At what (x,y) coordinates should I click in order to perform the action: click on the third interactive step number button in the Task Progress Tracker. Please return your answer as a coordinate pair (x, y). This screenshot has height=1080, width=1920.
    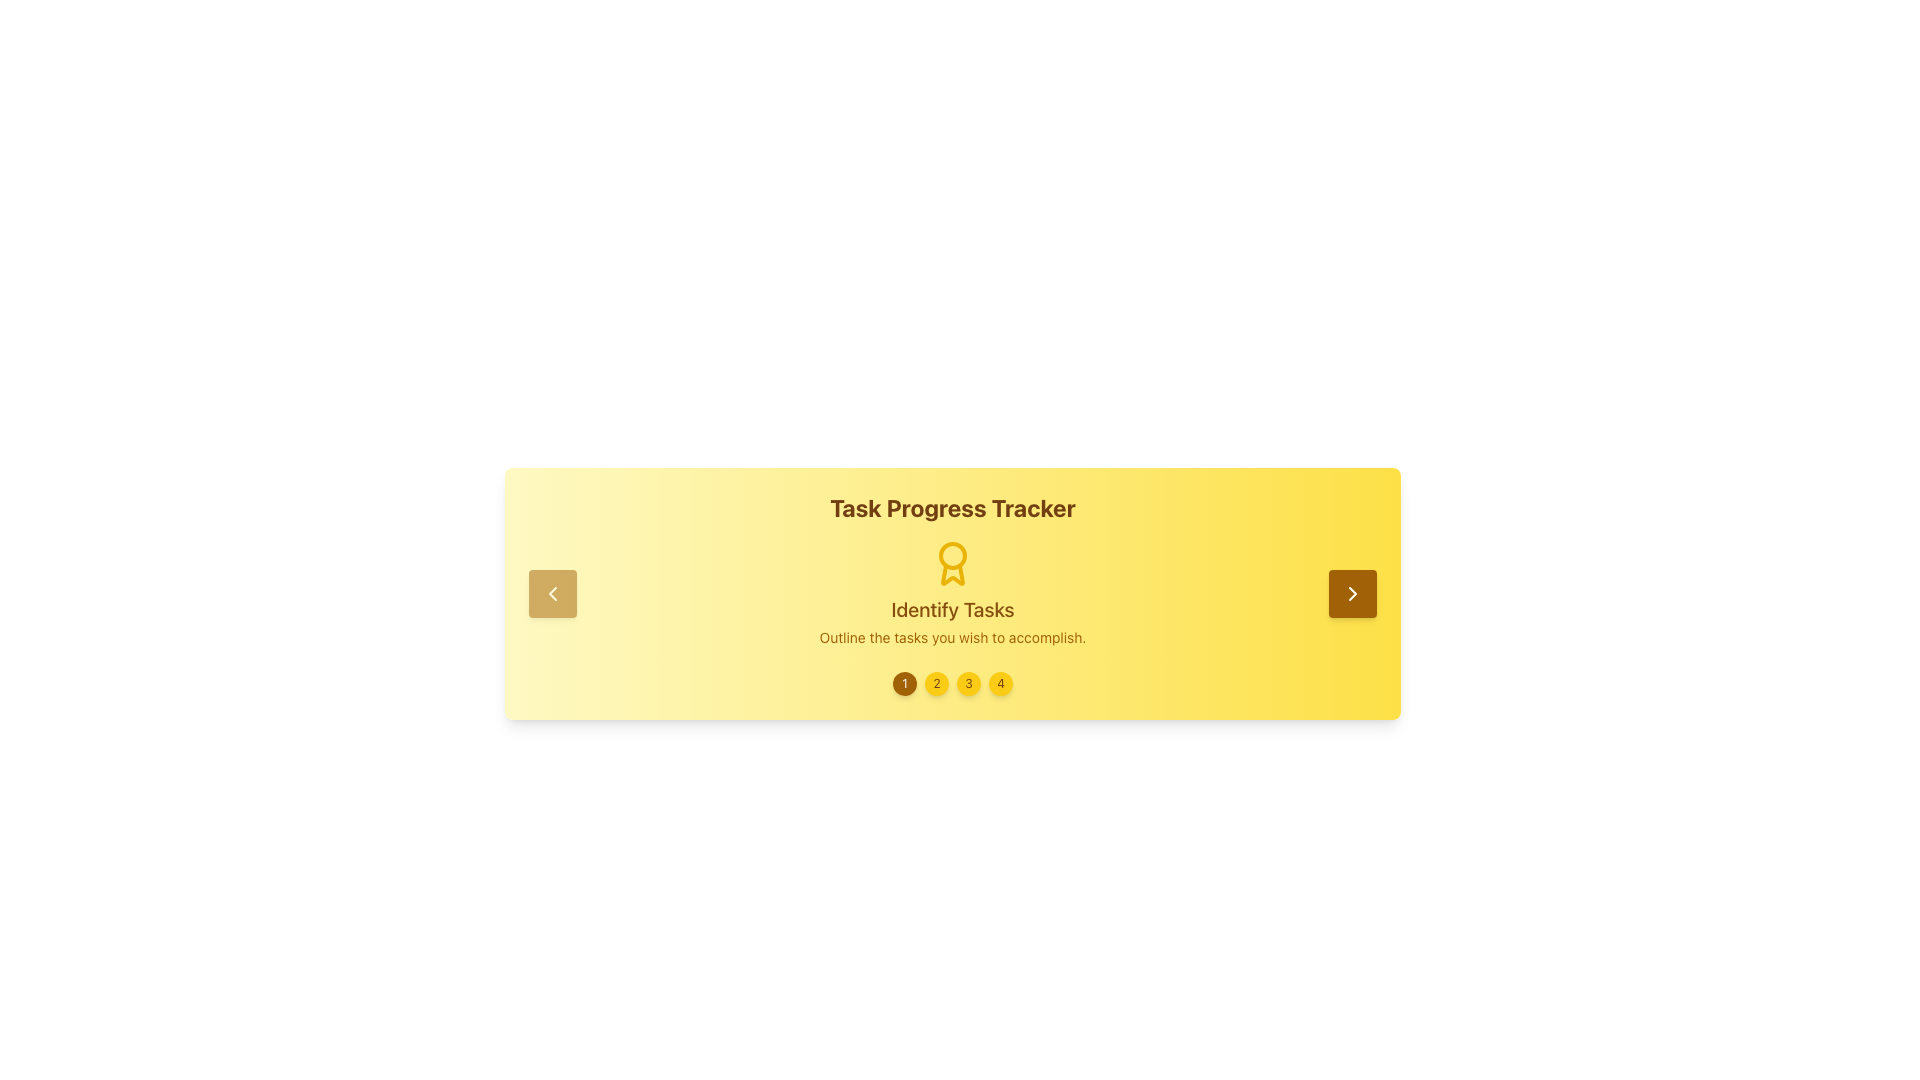
    Looking at the image, I should click on (952, 682).